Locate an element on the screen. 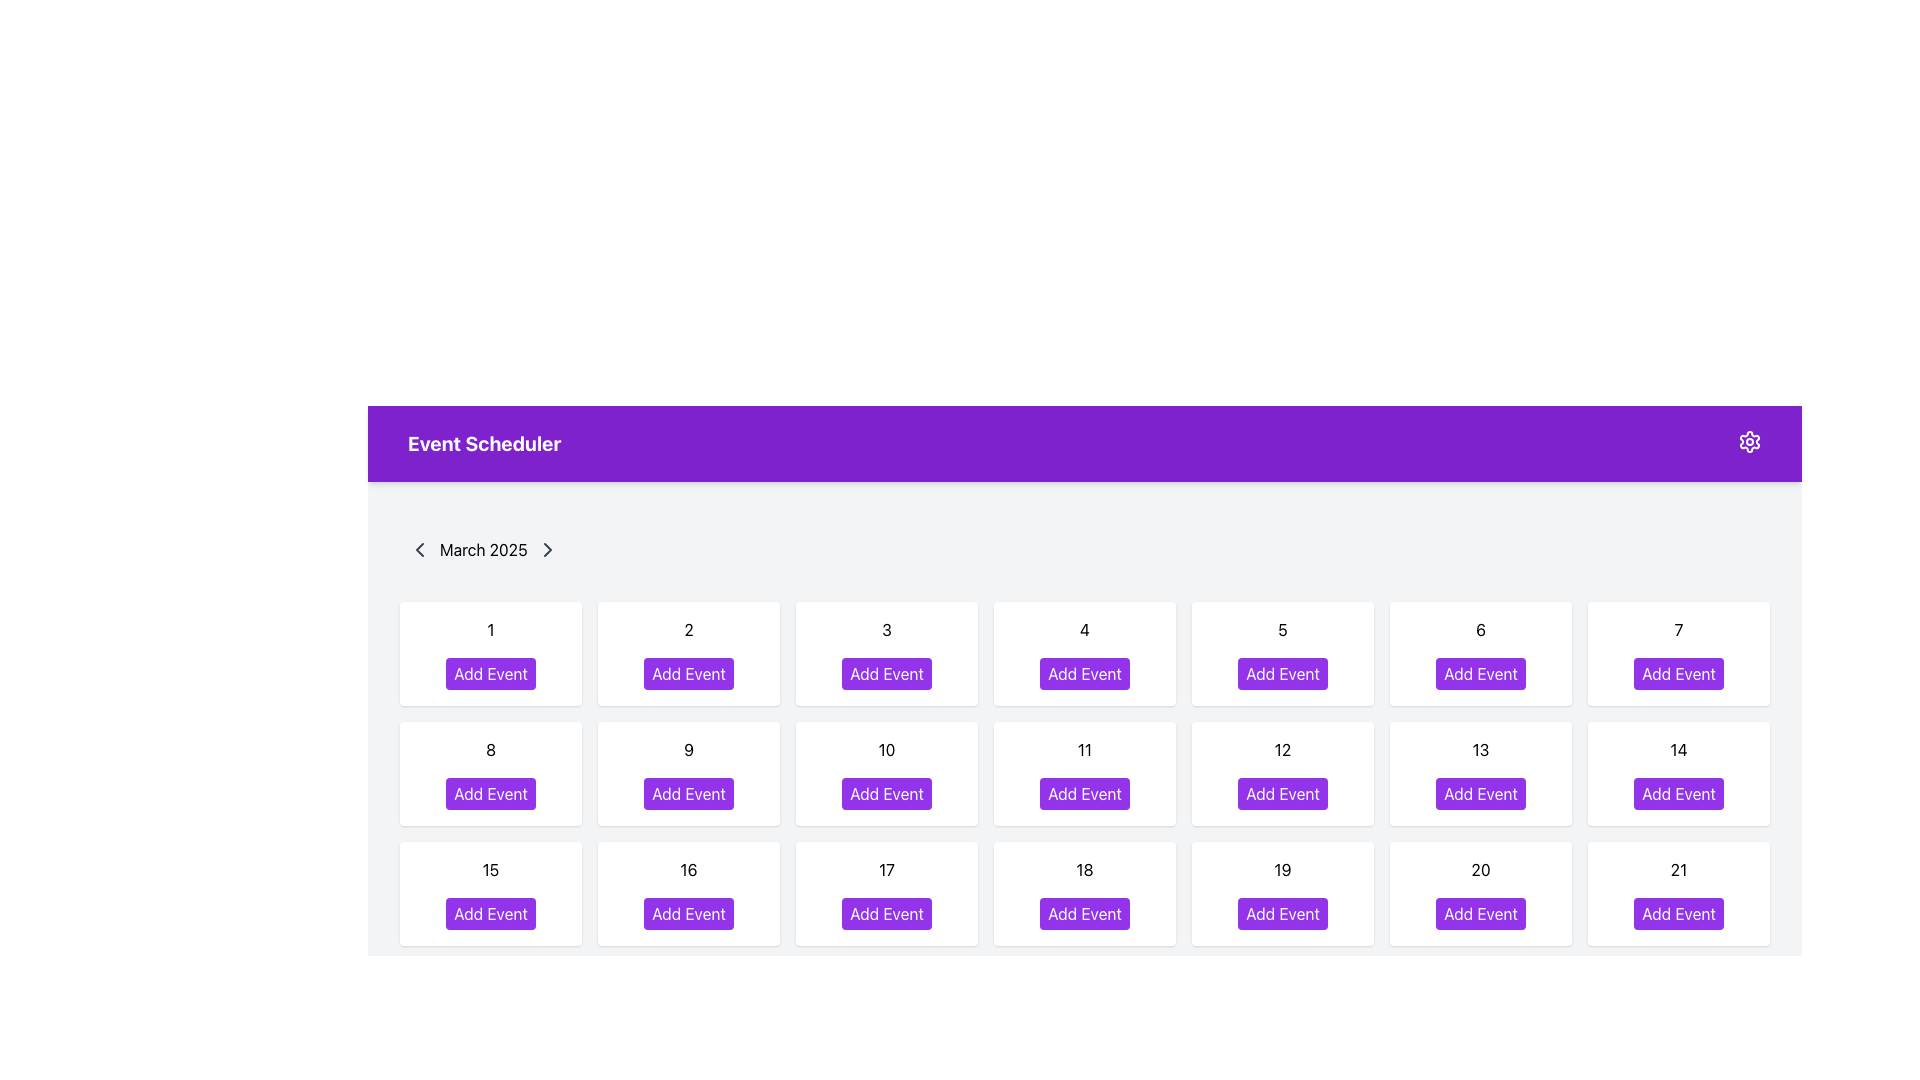  the 'Add Event' button located in the bottom part of the grid layout, row 13 is located at coordinates (1481, 793).